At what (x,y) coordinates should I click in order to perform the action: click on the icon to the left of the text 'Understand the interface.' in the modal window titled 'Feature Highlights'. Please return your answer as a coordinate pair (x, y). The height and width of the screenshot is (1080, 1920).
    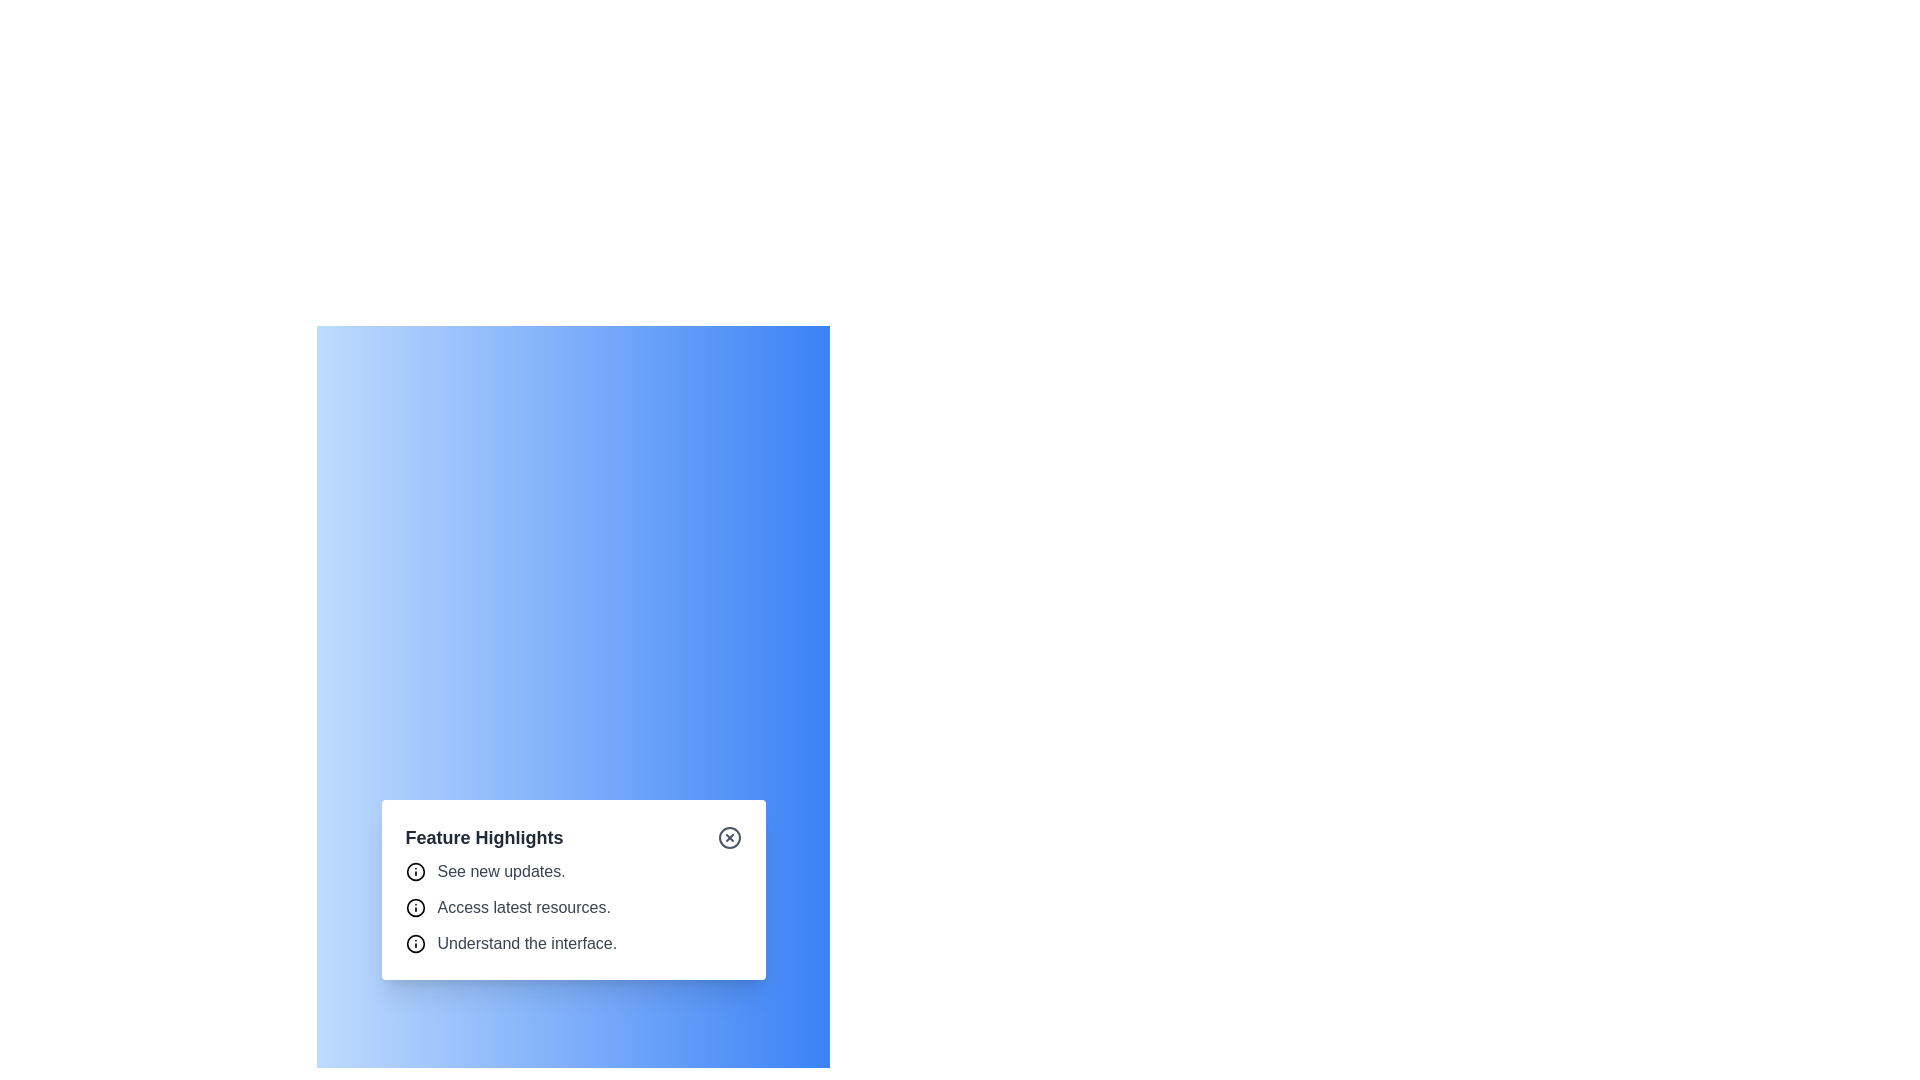
    Looking at the image, I should click on (414, 944).